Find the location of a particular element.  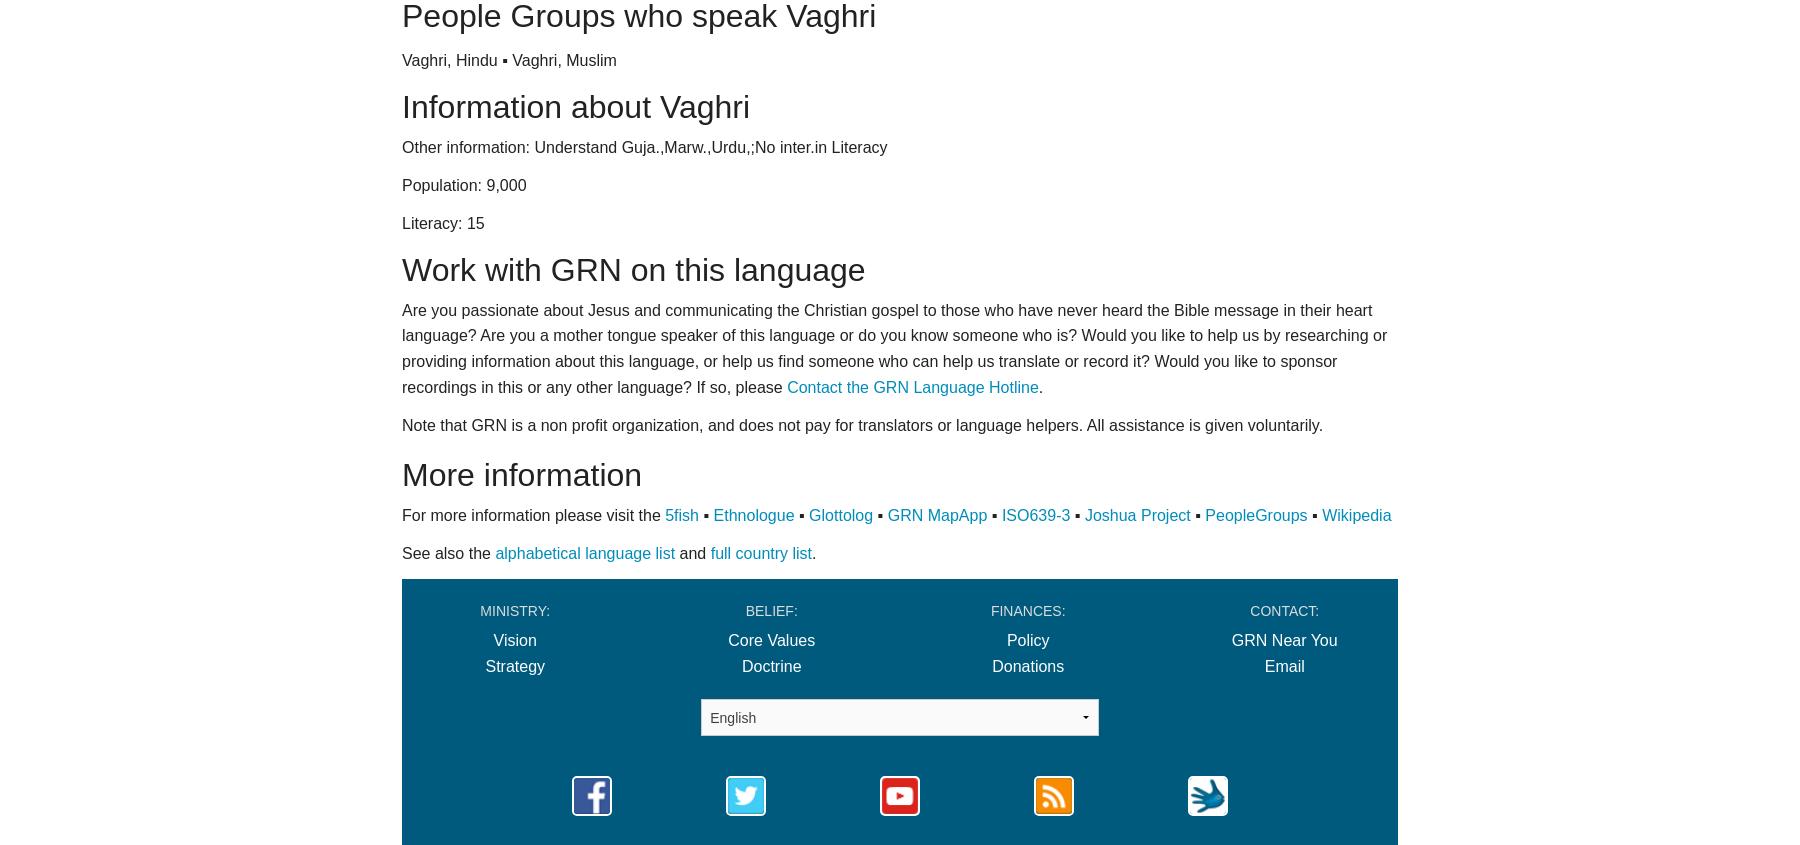

'Vision' is located at coordinates (513, 640).